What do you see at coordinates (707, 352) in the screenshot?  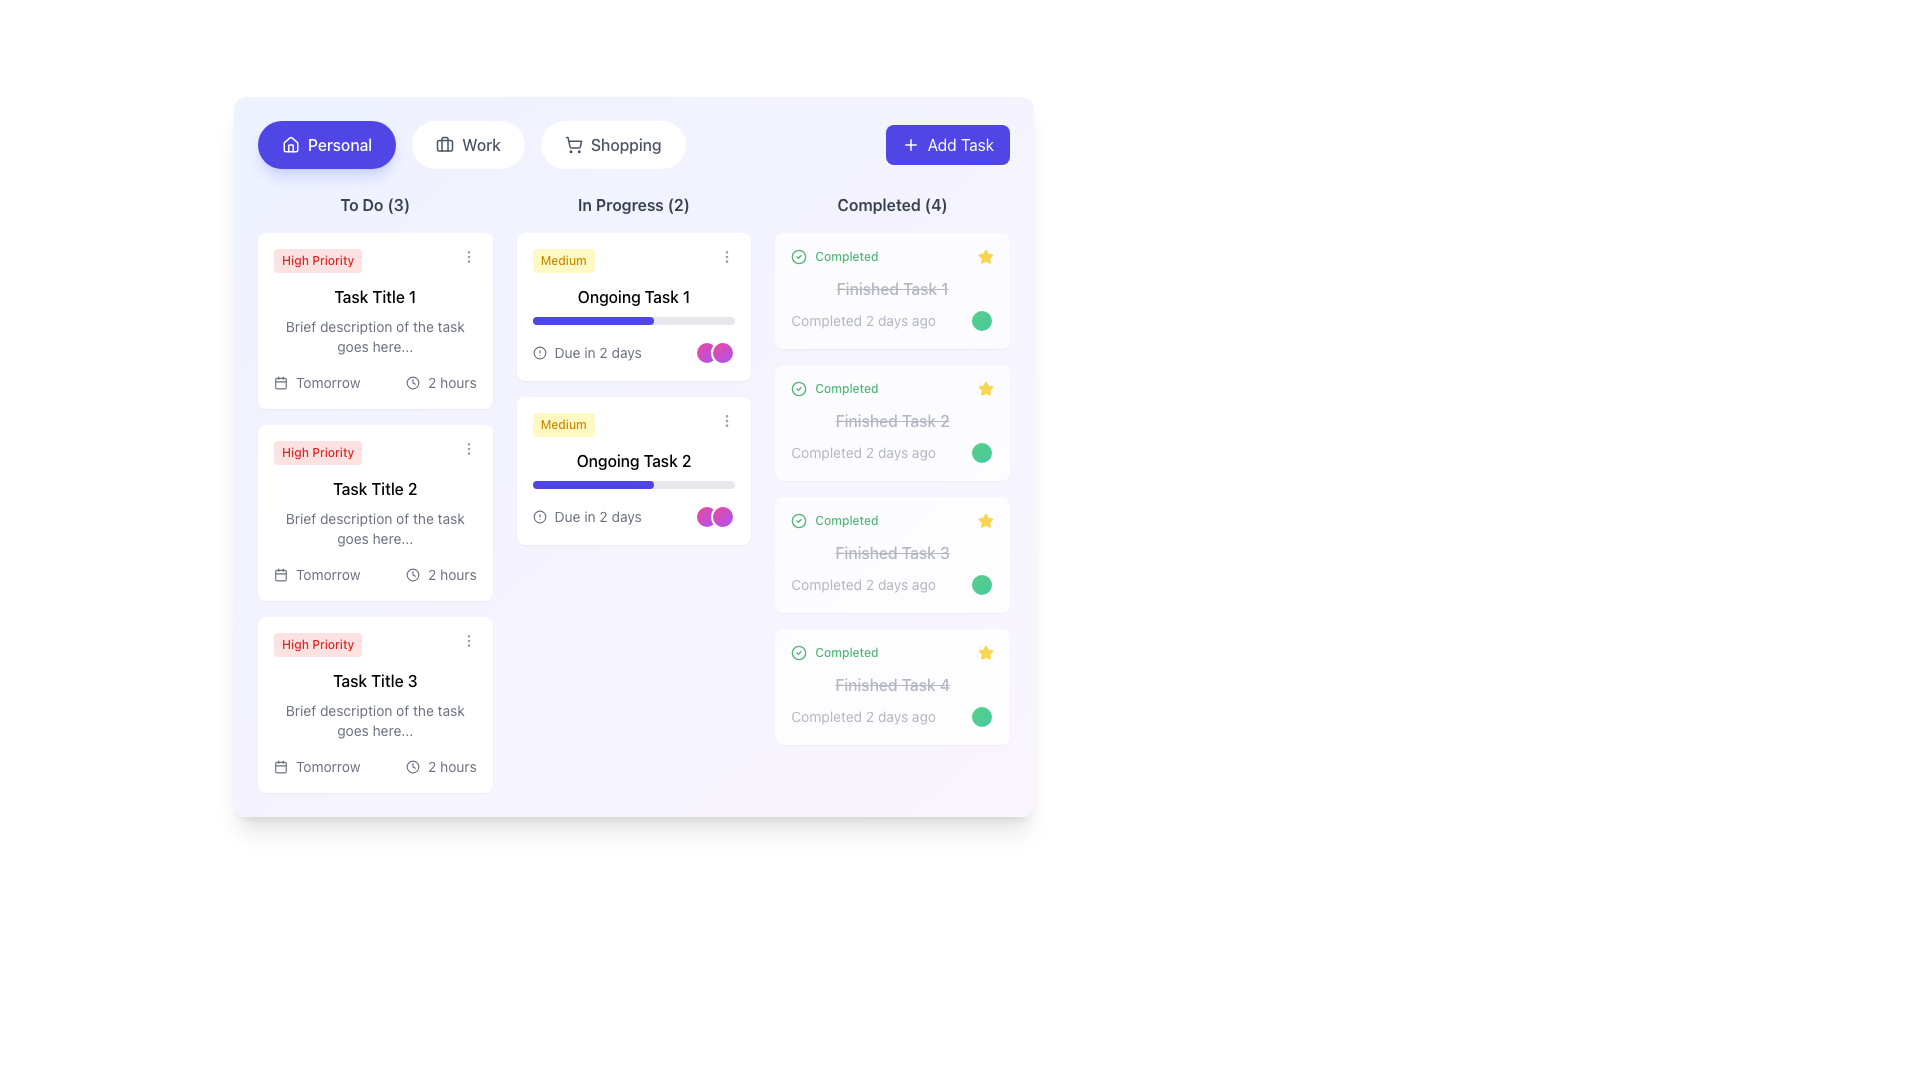 I see `the small, circular icon with a gradient fill transitioning from pink to purple, located within the 'In Progress' task card labeled 'Ongoing Task 1'` at bounding box center [707, 352].